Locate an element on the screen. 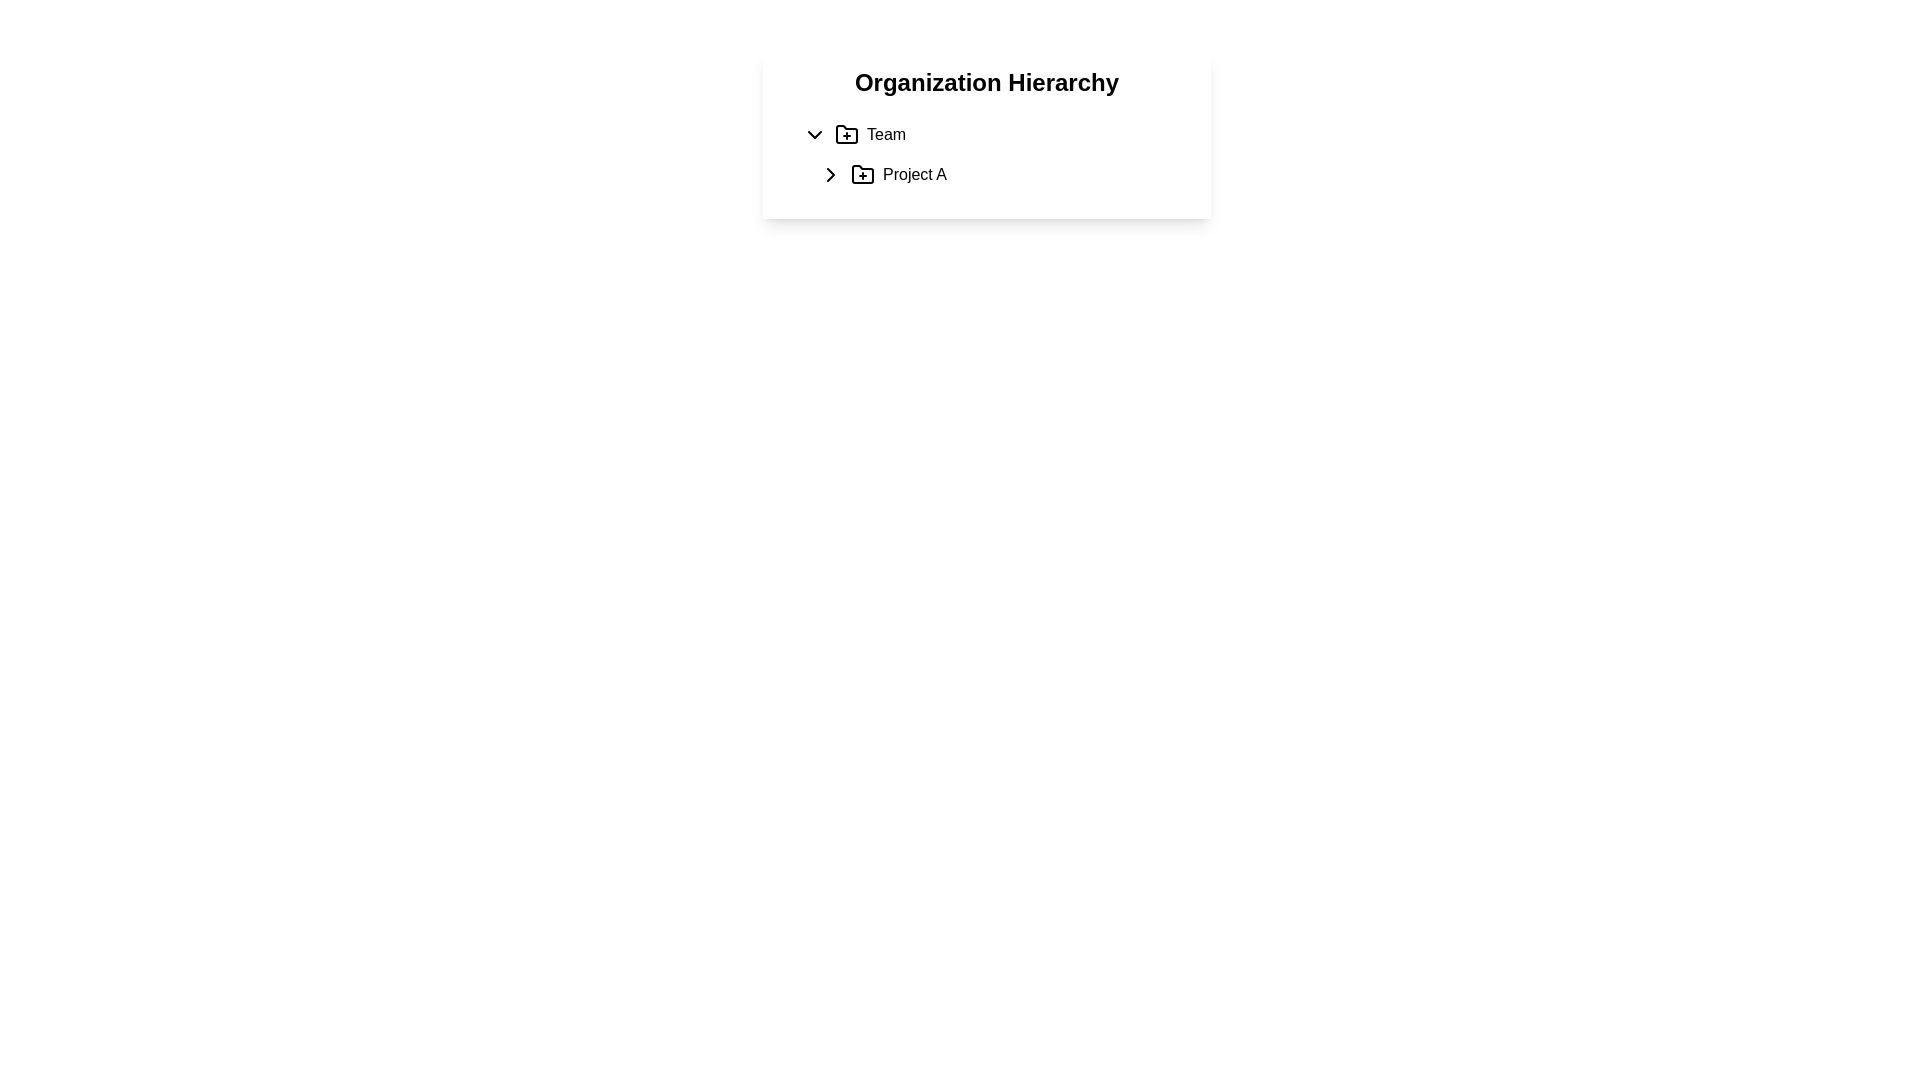 The image size is (1920, 1080). the curved rectangle icon that resembles a file folder silhouette associated with 'Project A' in the organizational hierarchy display is located at coordinates (863, 172).